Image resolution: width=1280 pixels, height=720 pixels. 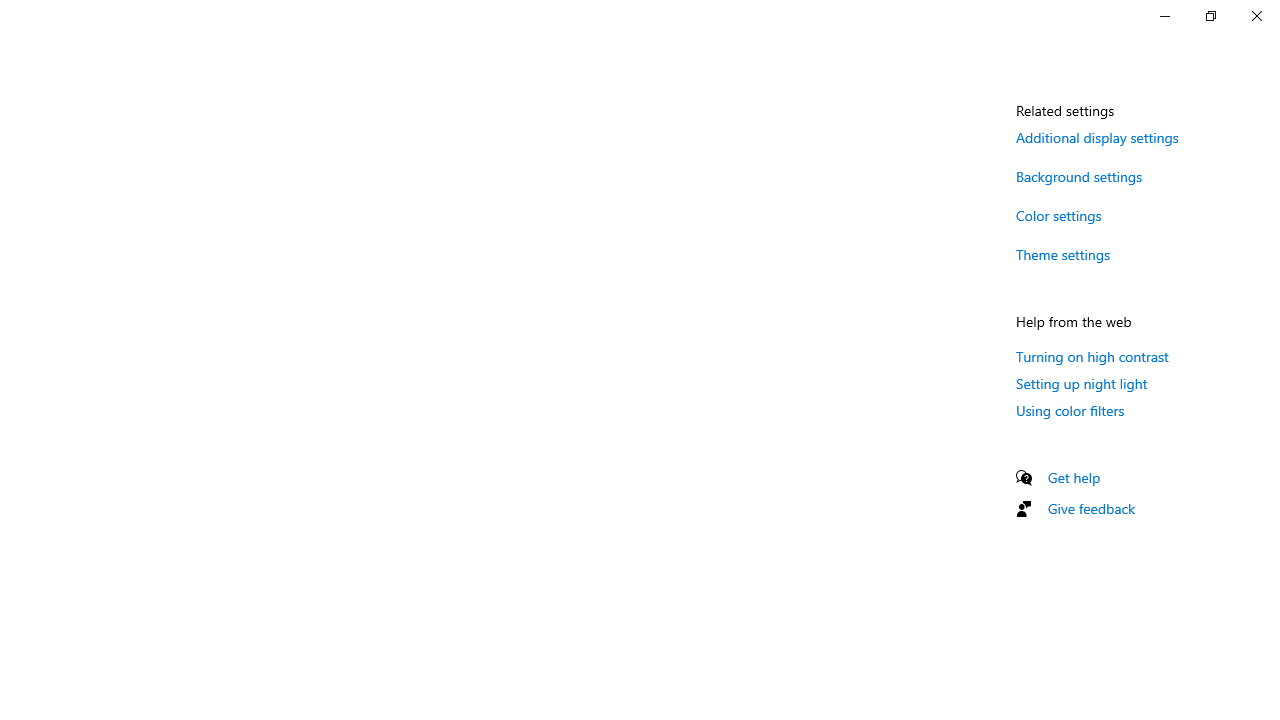 What do you see at coordinates (1255, 15) in the screenshot?
I see `'Close Settings'` at bounding box center [1255, 15].